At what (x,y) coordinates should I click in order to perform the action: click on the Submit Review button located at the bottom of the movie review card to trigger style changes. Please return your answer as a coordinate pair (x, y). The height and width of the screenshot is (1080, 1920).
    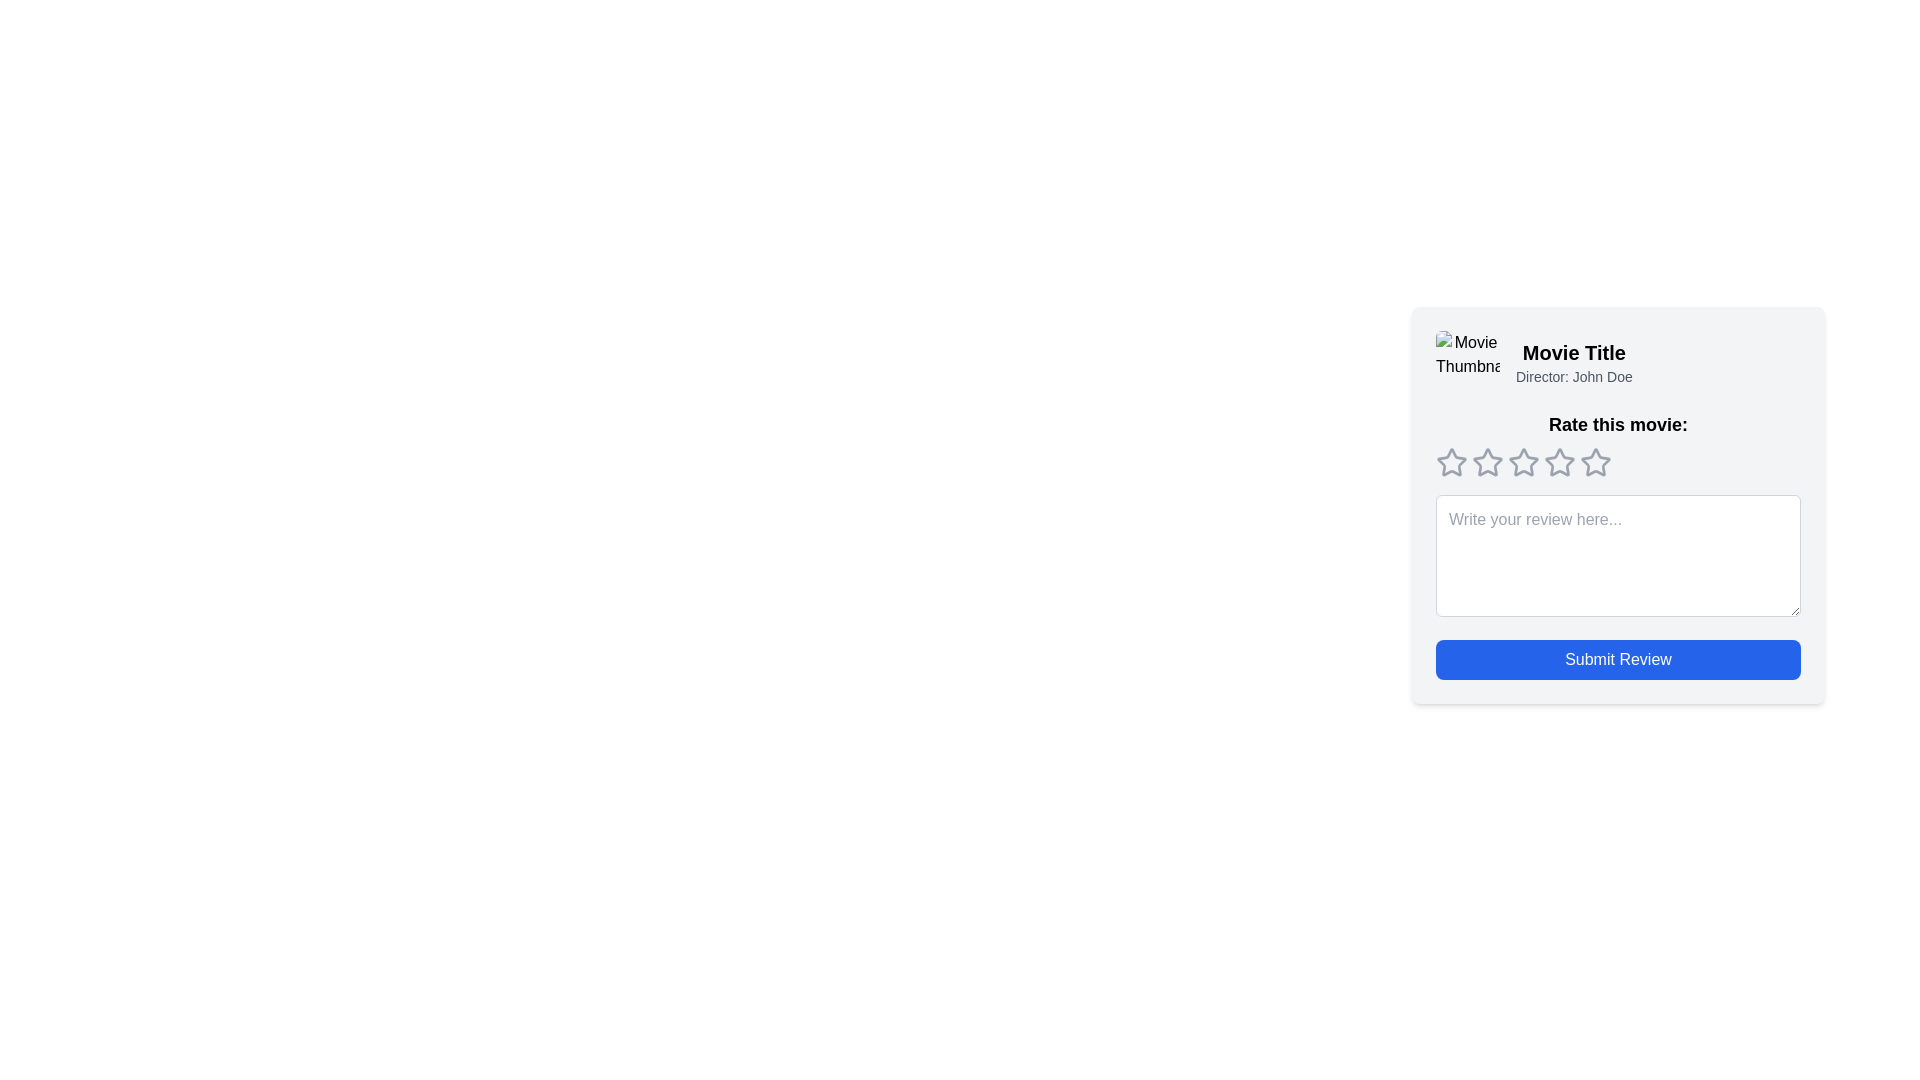
    Looking at the image, I should click on (1618, 659).